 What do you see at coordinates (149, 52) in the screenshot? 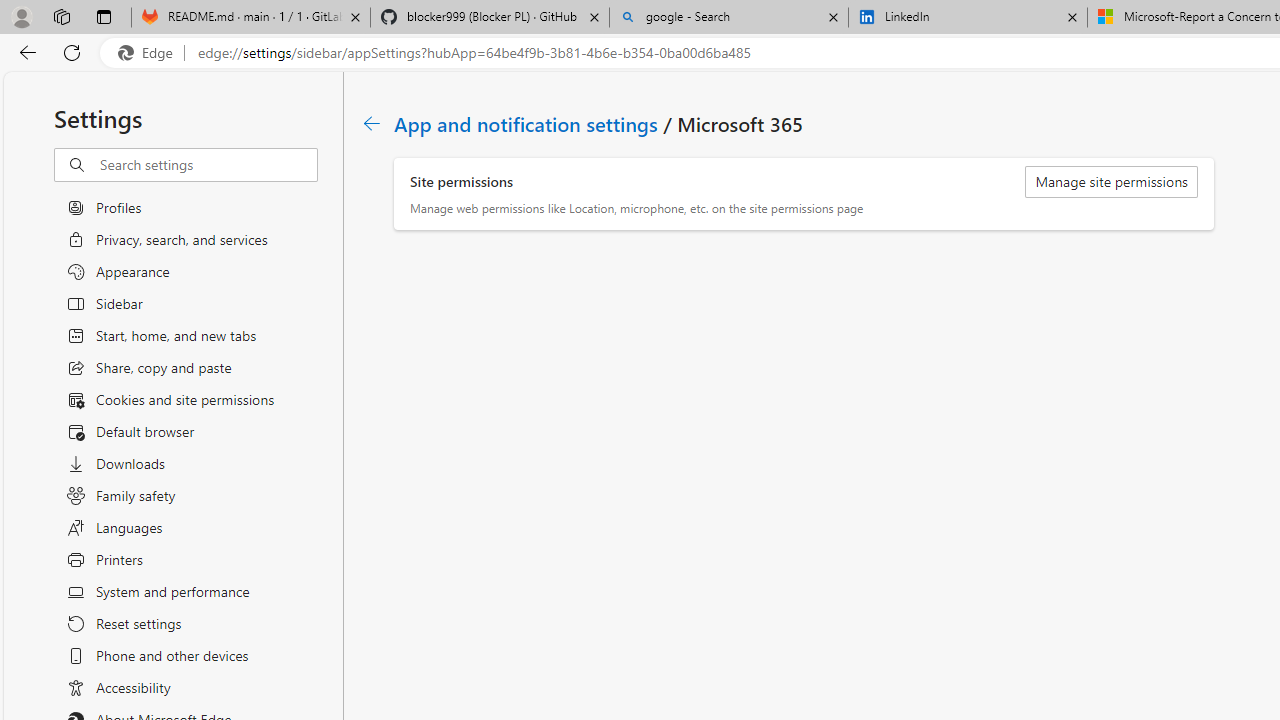
I see `'Edge'` at bounding box center [149, 52].